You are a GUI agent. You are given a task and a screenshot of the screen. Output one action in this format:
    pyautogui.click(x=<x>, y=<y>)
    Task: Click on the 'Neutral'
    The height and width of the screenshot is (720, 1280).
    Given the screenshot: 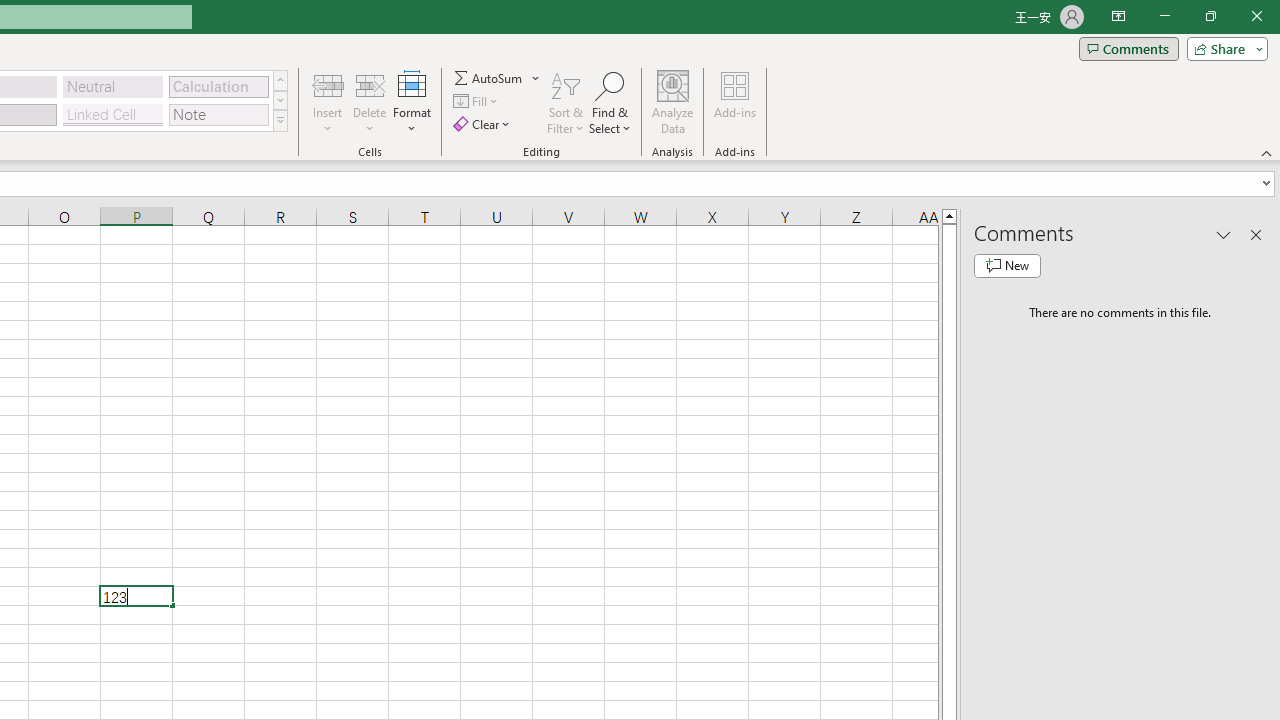 What is the action you would take?
    pyautogui.click(x=112, y=85)
    